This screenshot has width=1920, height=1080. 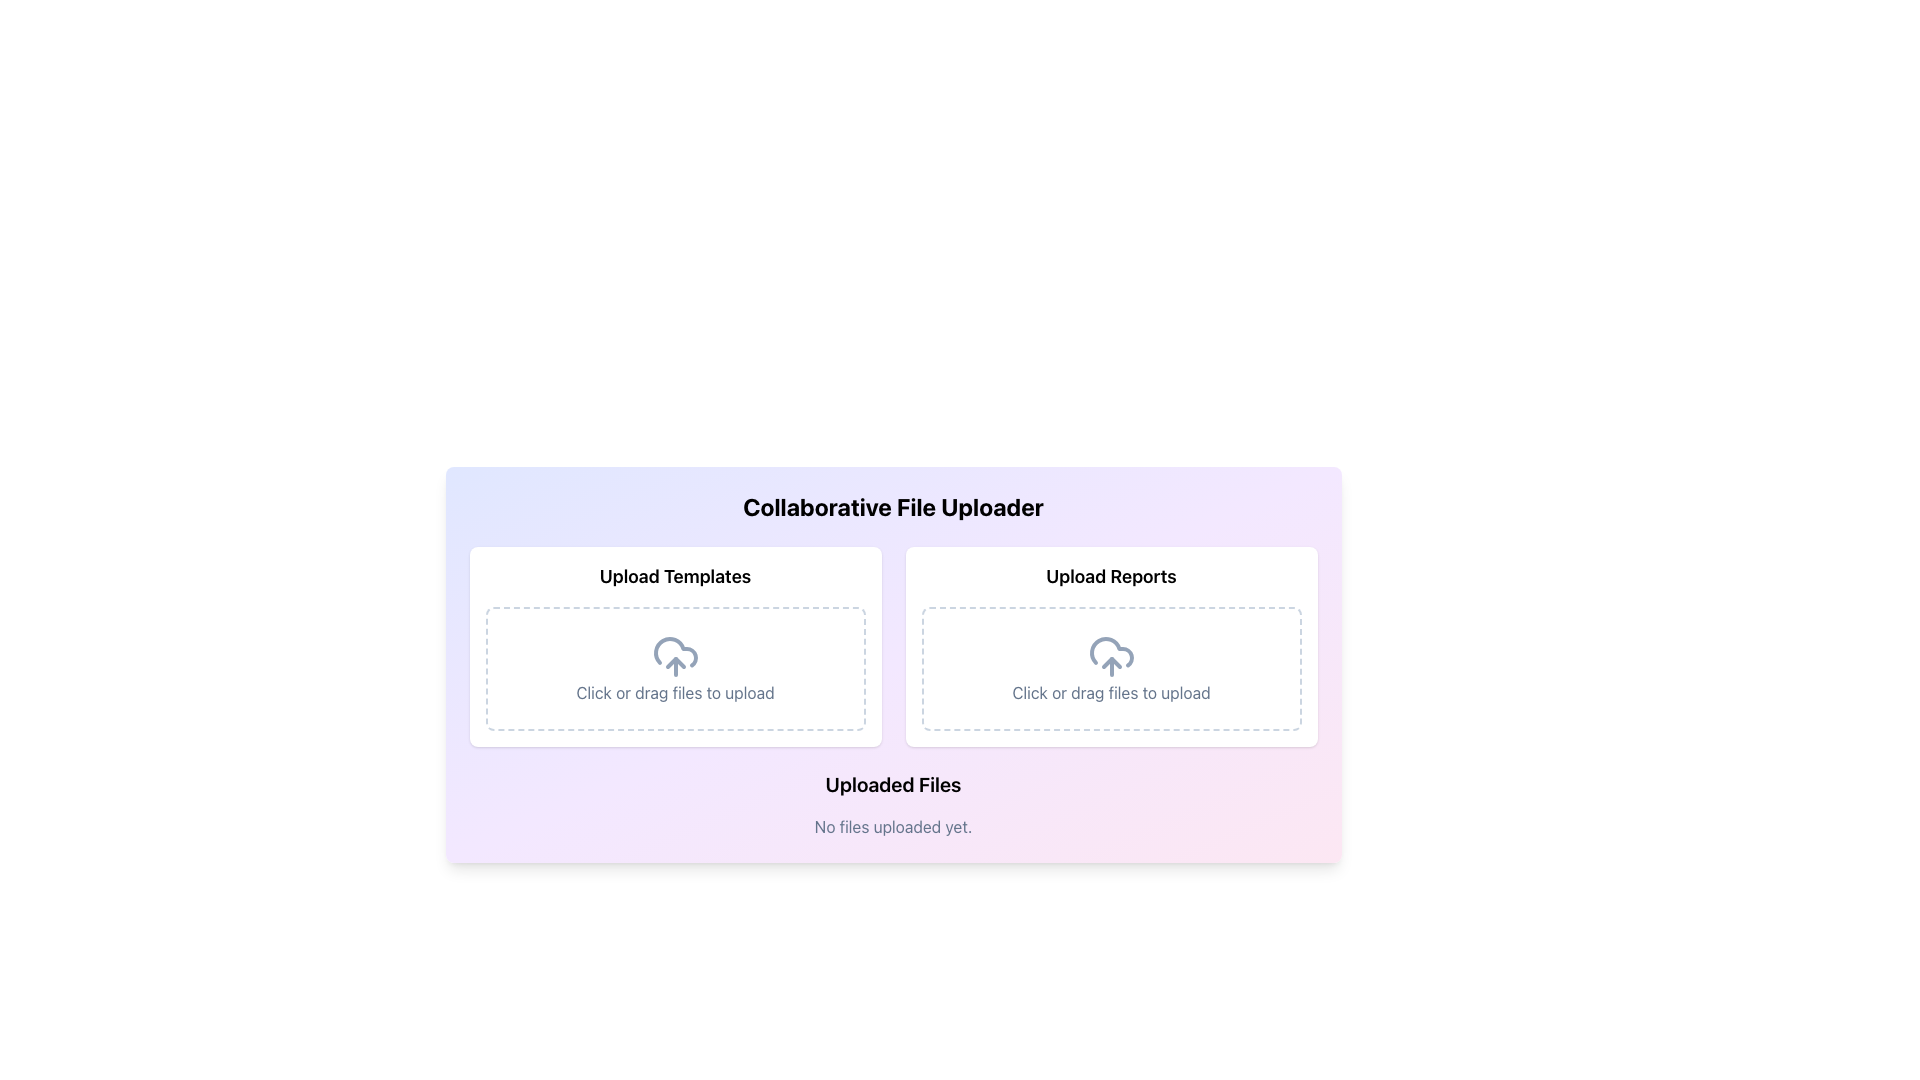 What do you see at coordinates (892, 784) in the screenshot?
I see `the 'Uploaded Files' text label, which is styled with a large, bold font and positioned below the upload sections and above the subtext 'No files uploaded yet.'` at bounding box center [892, 784].